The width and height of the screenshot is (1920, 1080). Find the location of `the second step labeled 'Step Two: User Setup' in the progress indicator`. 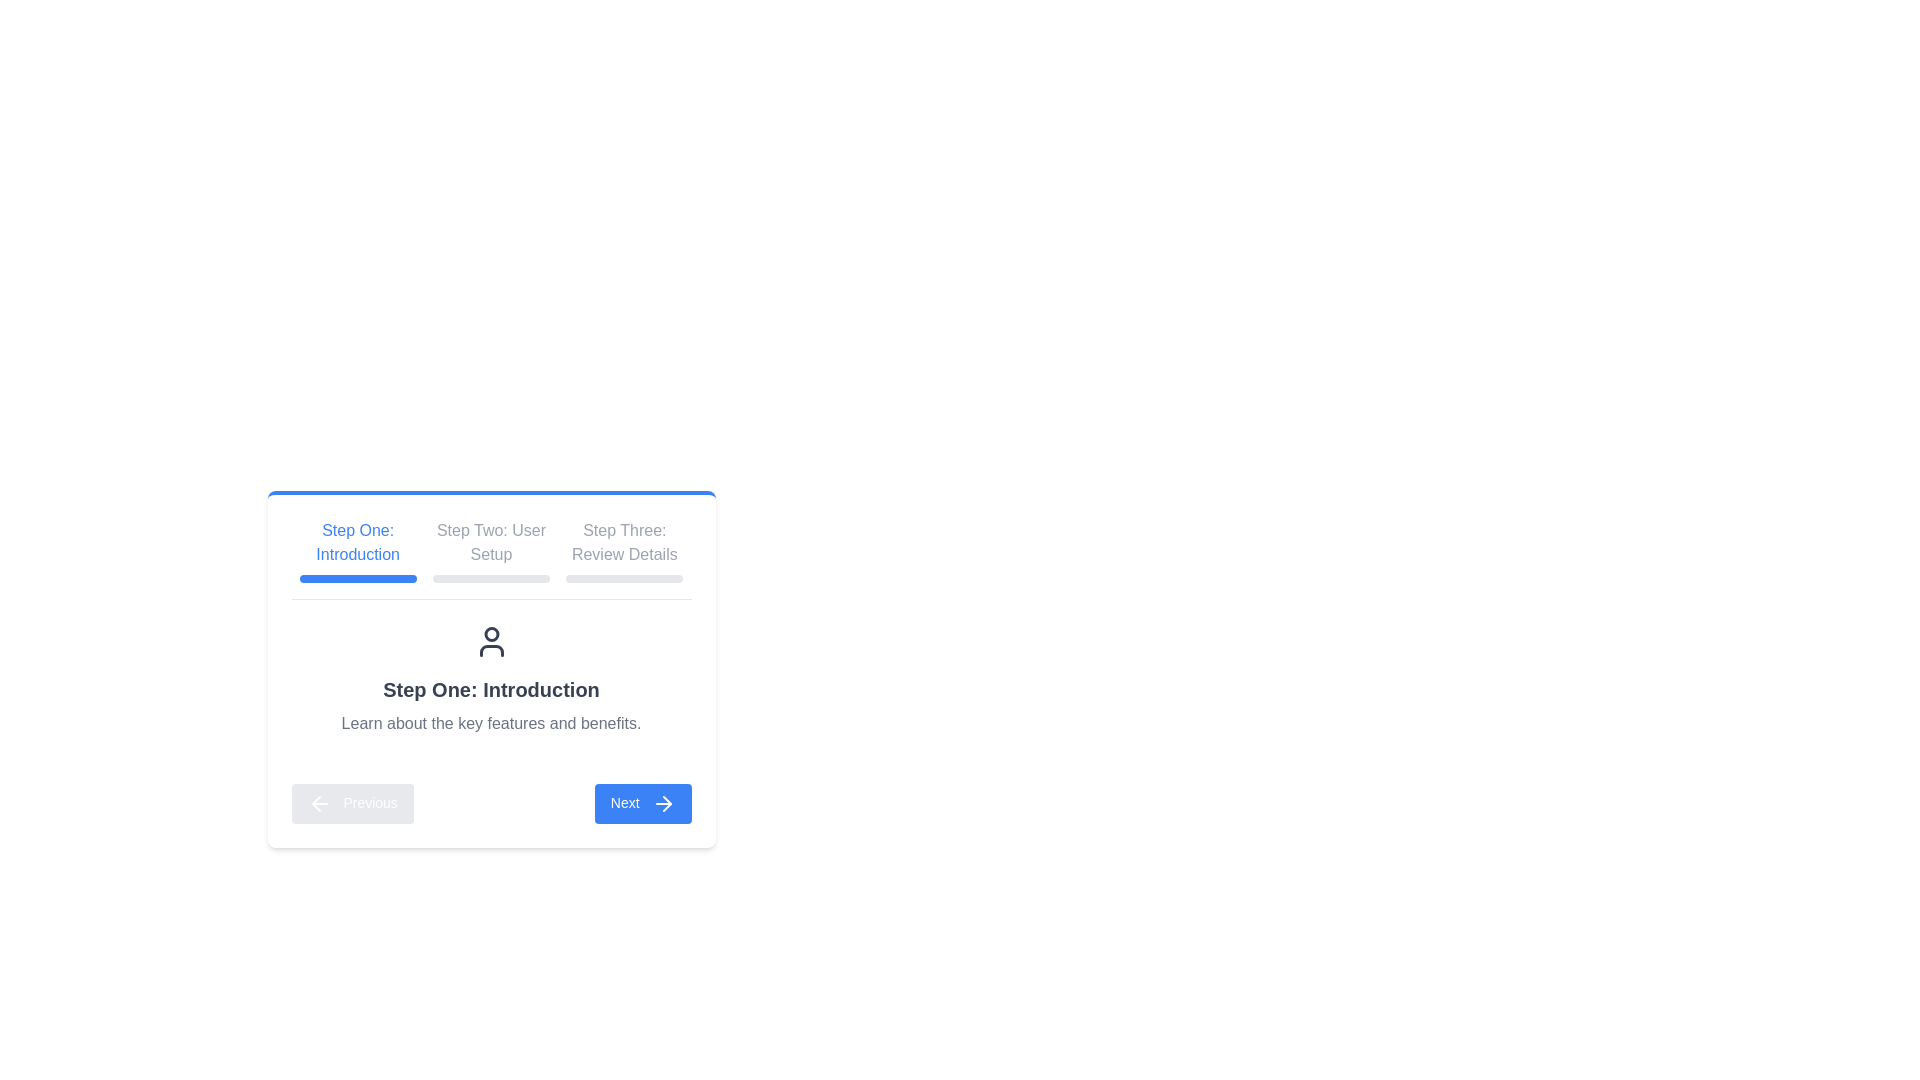

the second step labeled 'Step Two: User Setup' in the progress indicator is located at coordinates (491, 559).